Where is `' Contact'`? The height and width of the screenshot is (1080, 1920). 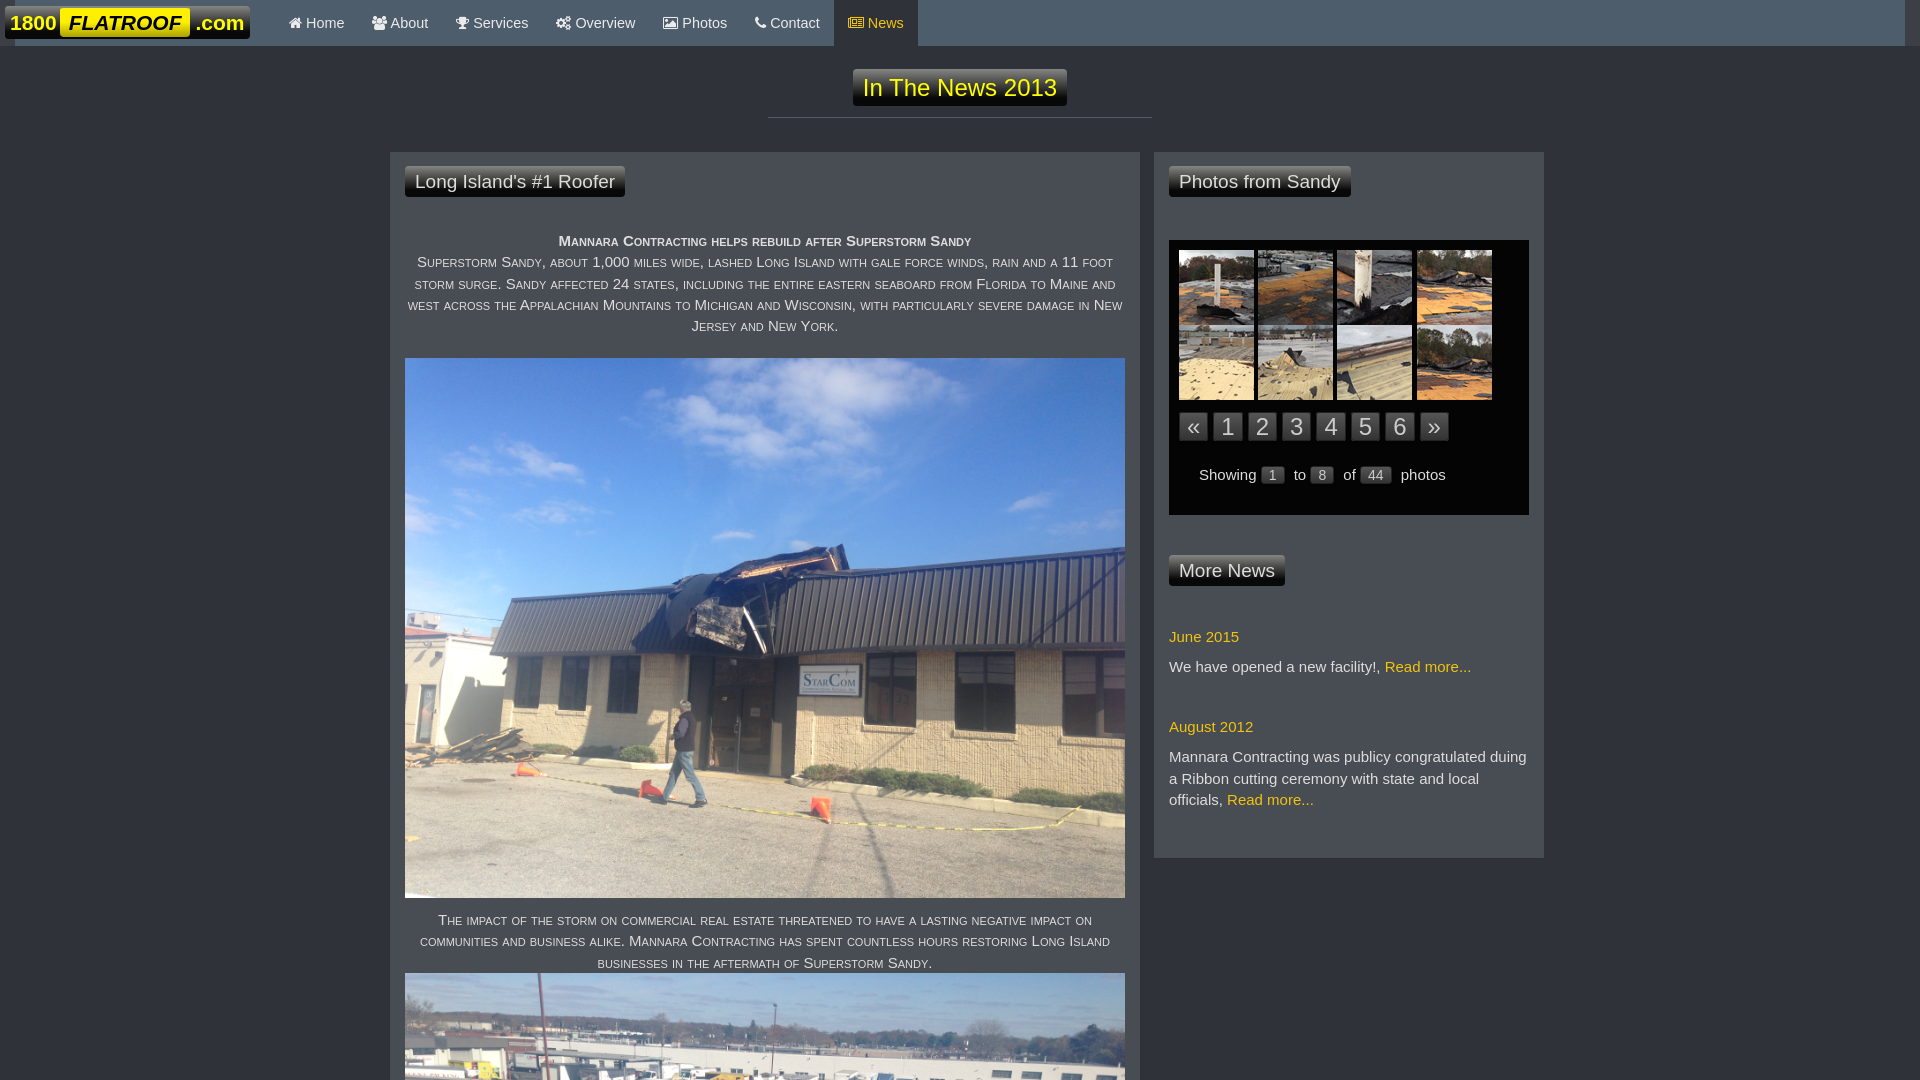
' Contact' is located at coordinates (786, 23).